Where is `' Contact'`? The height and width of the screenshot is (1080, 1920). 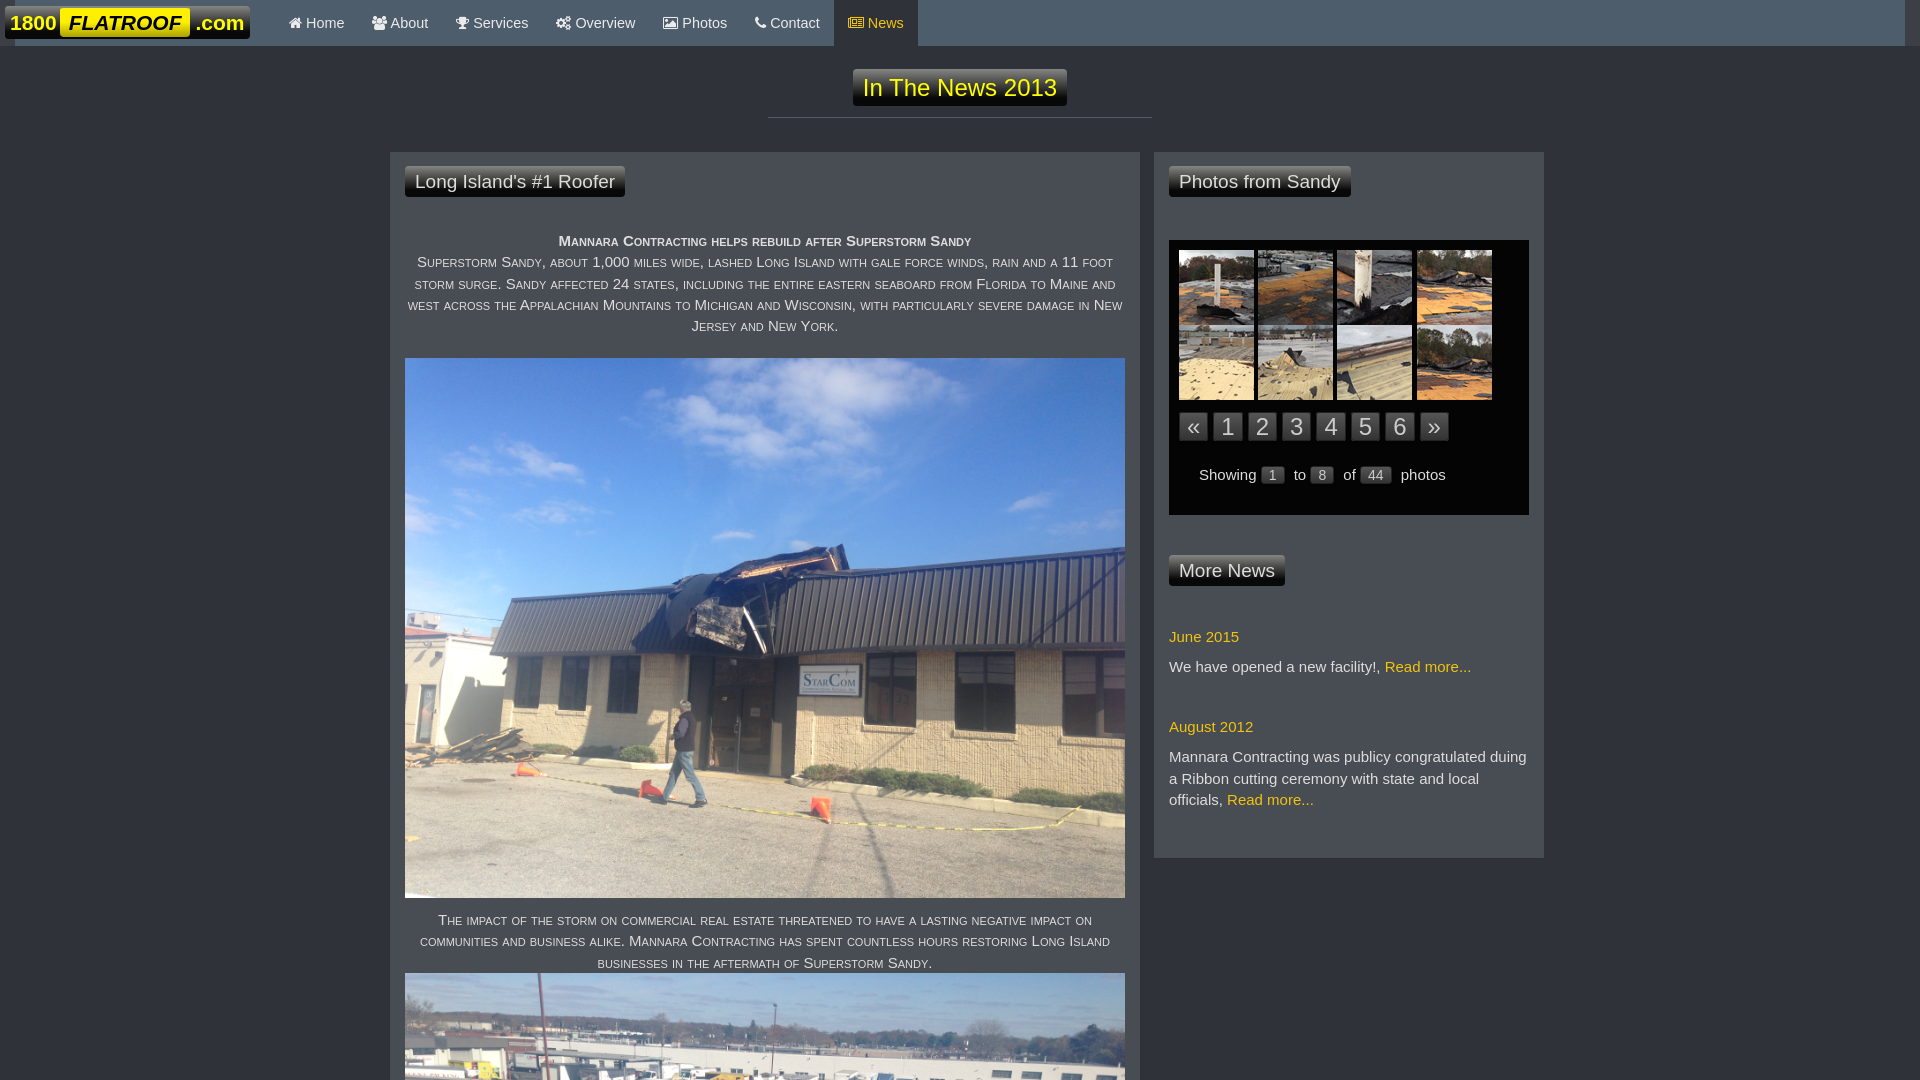
' Contact' is located at coordinates (786, 23).